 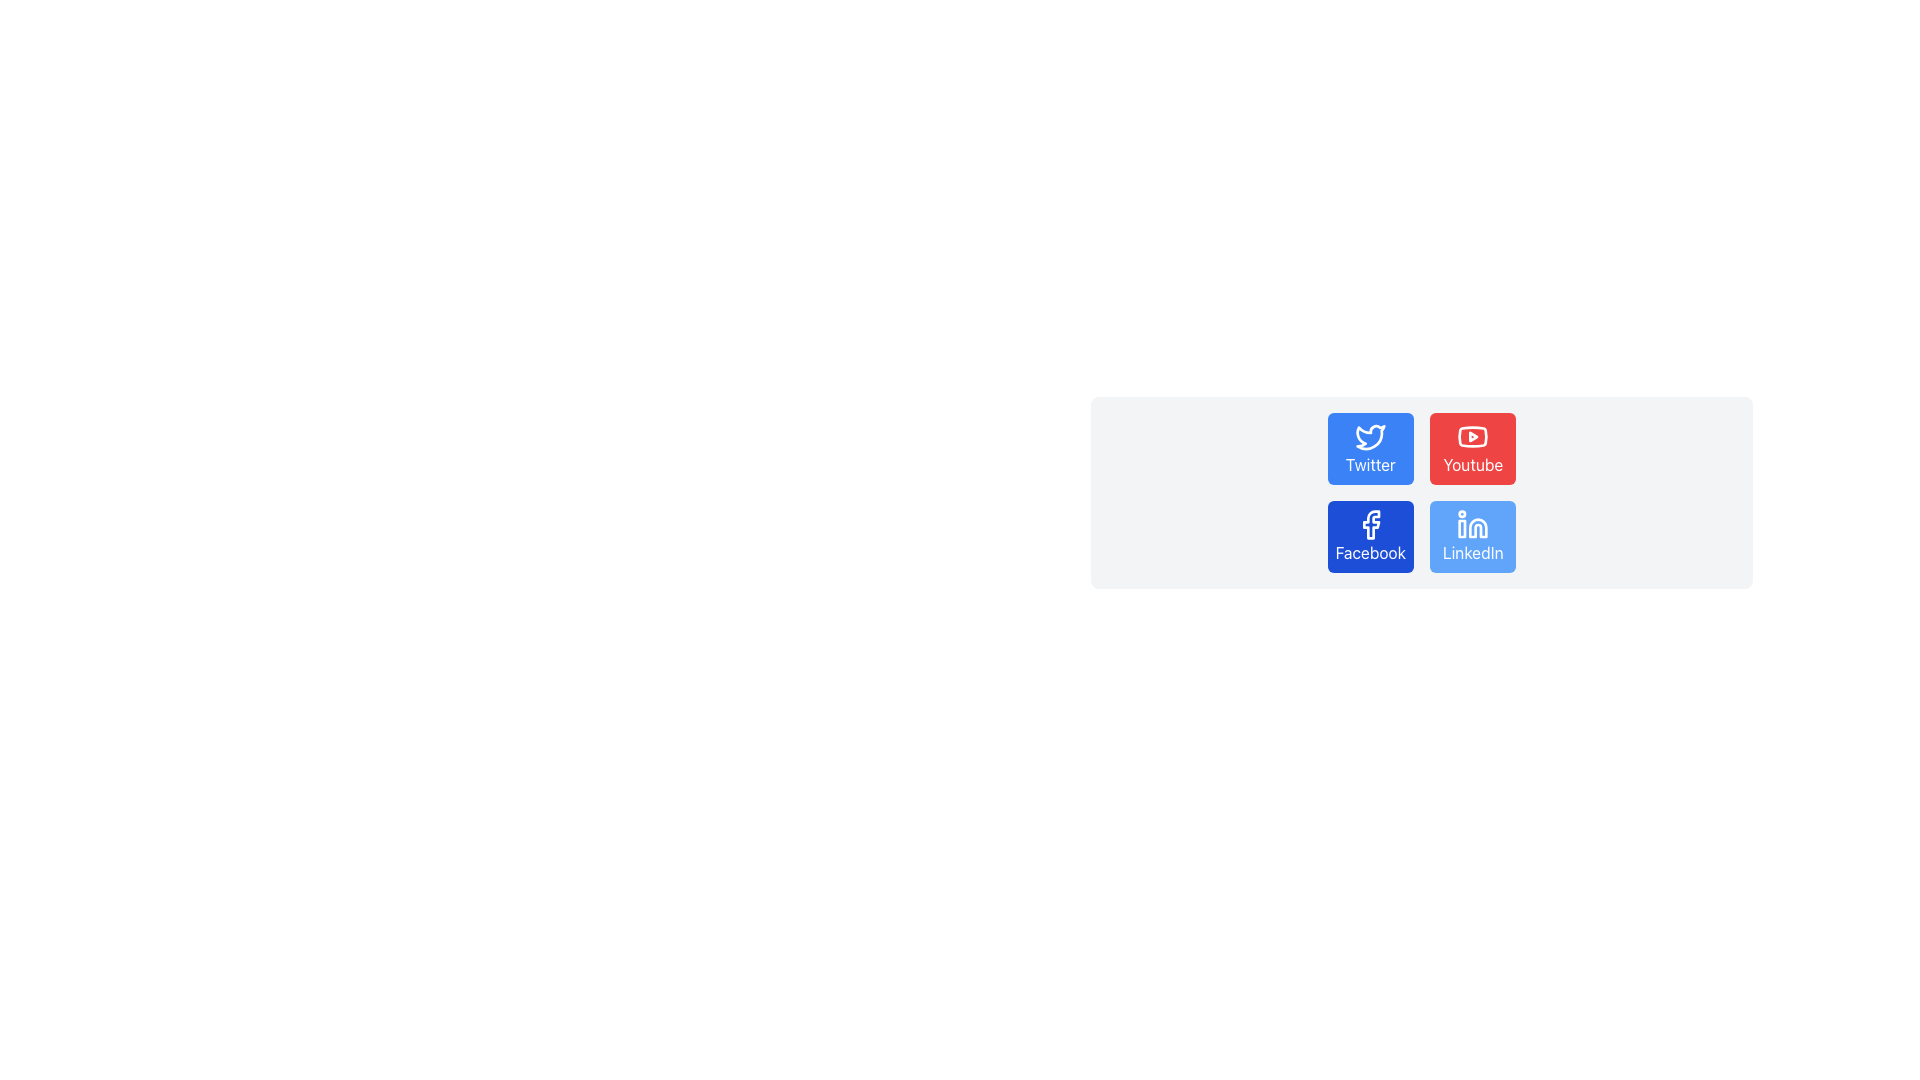 What do you see at coordinates (1473, 535) in the screenshot?
I see `the 'LinkedIn' button with a light blue background and white text` at bounding box center [1473, 535].